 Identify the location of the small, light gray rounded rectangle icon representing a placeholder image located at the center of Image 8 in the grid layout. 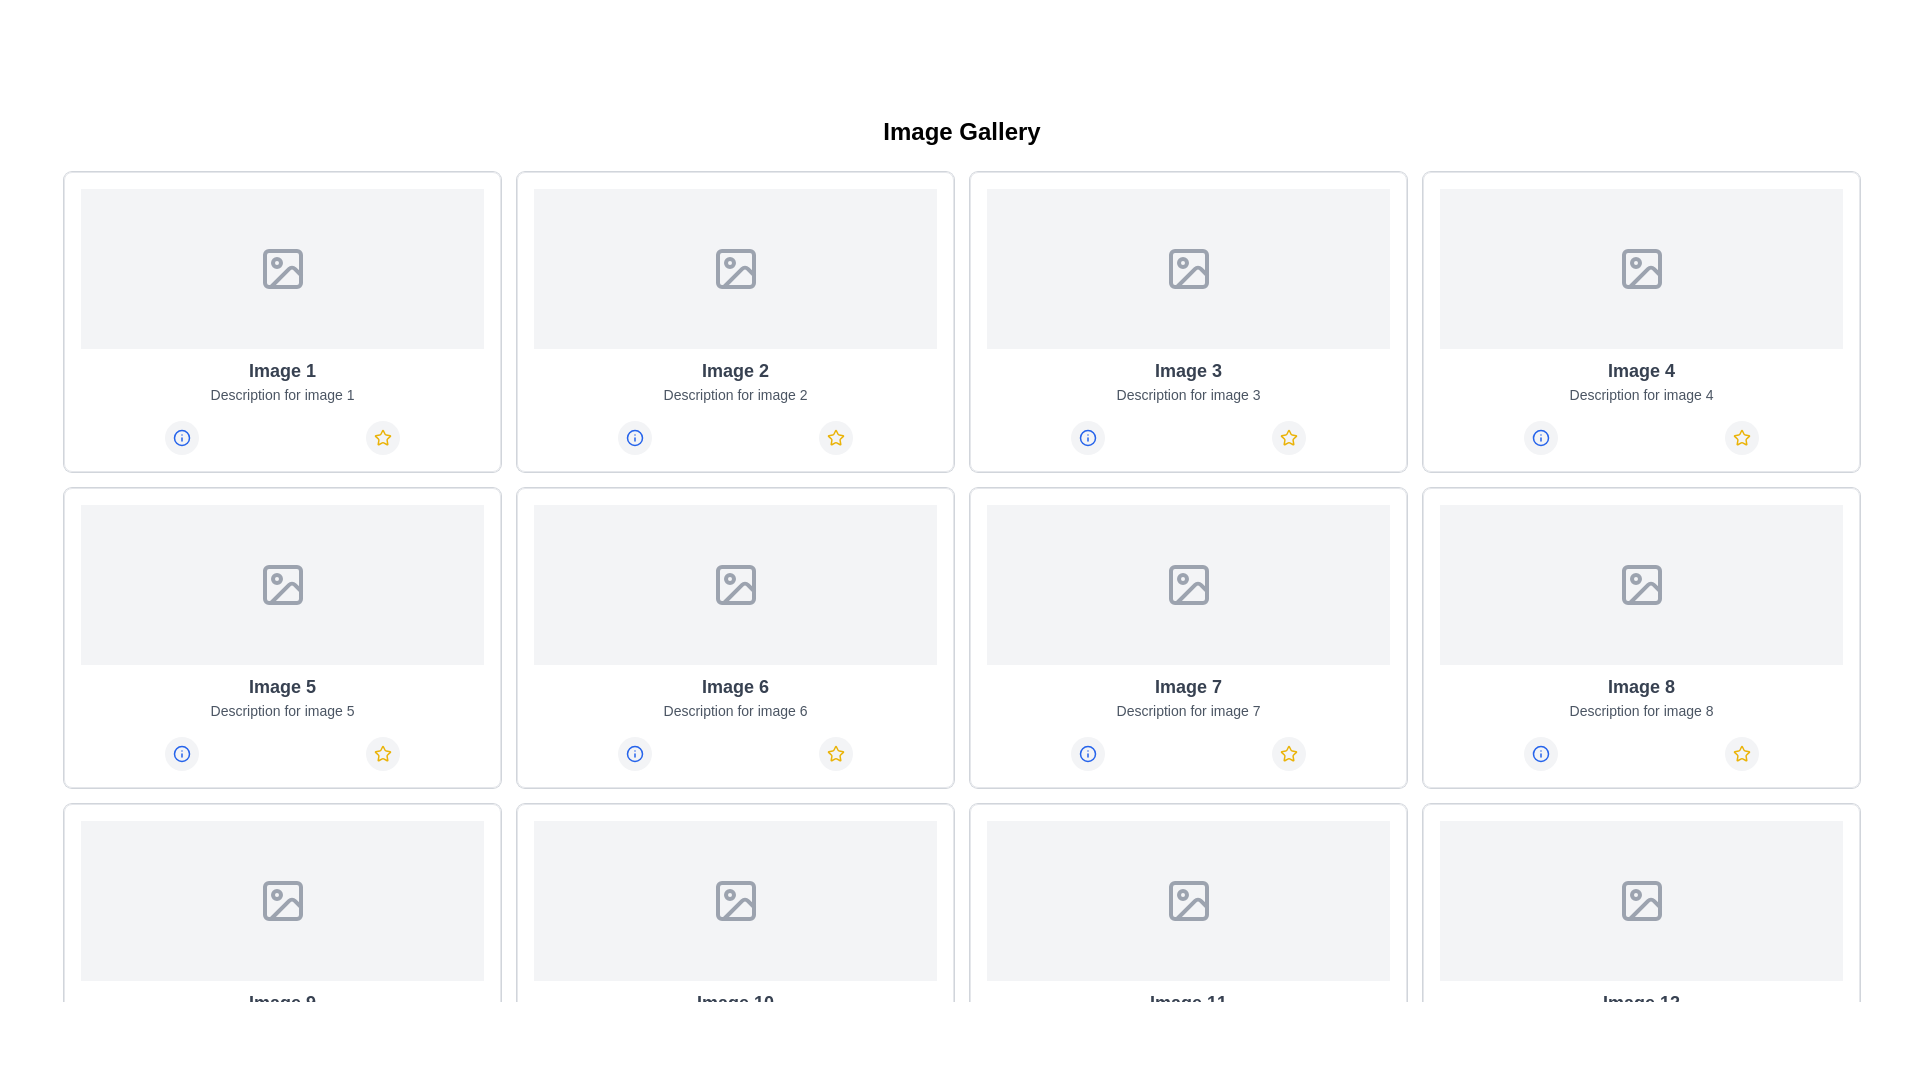
(1641, 585).